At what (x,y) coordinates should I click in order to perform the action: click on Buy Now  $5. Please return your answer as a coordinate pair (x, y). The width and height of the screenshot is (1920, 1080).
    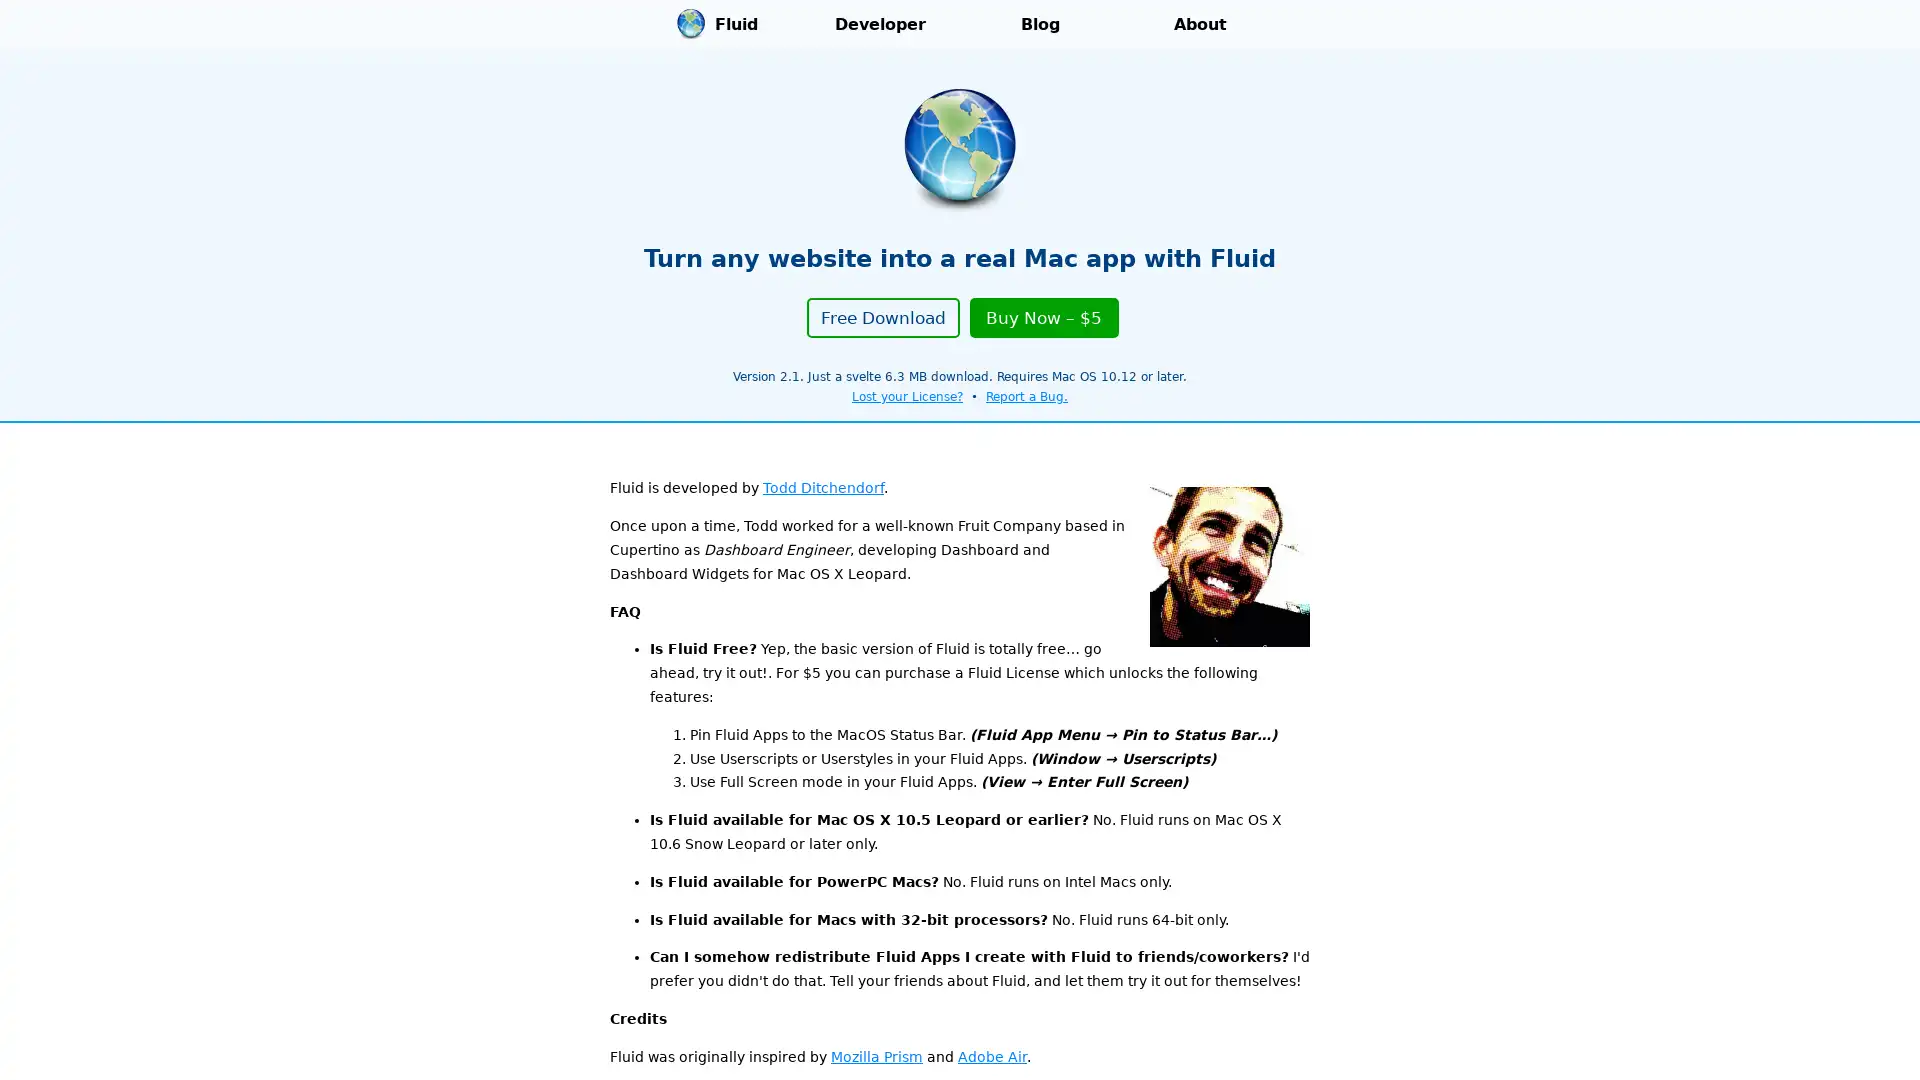
    Looking at the image, I should click on (1042, 315).